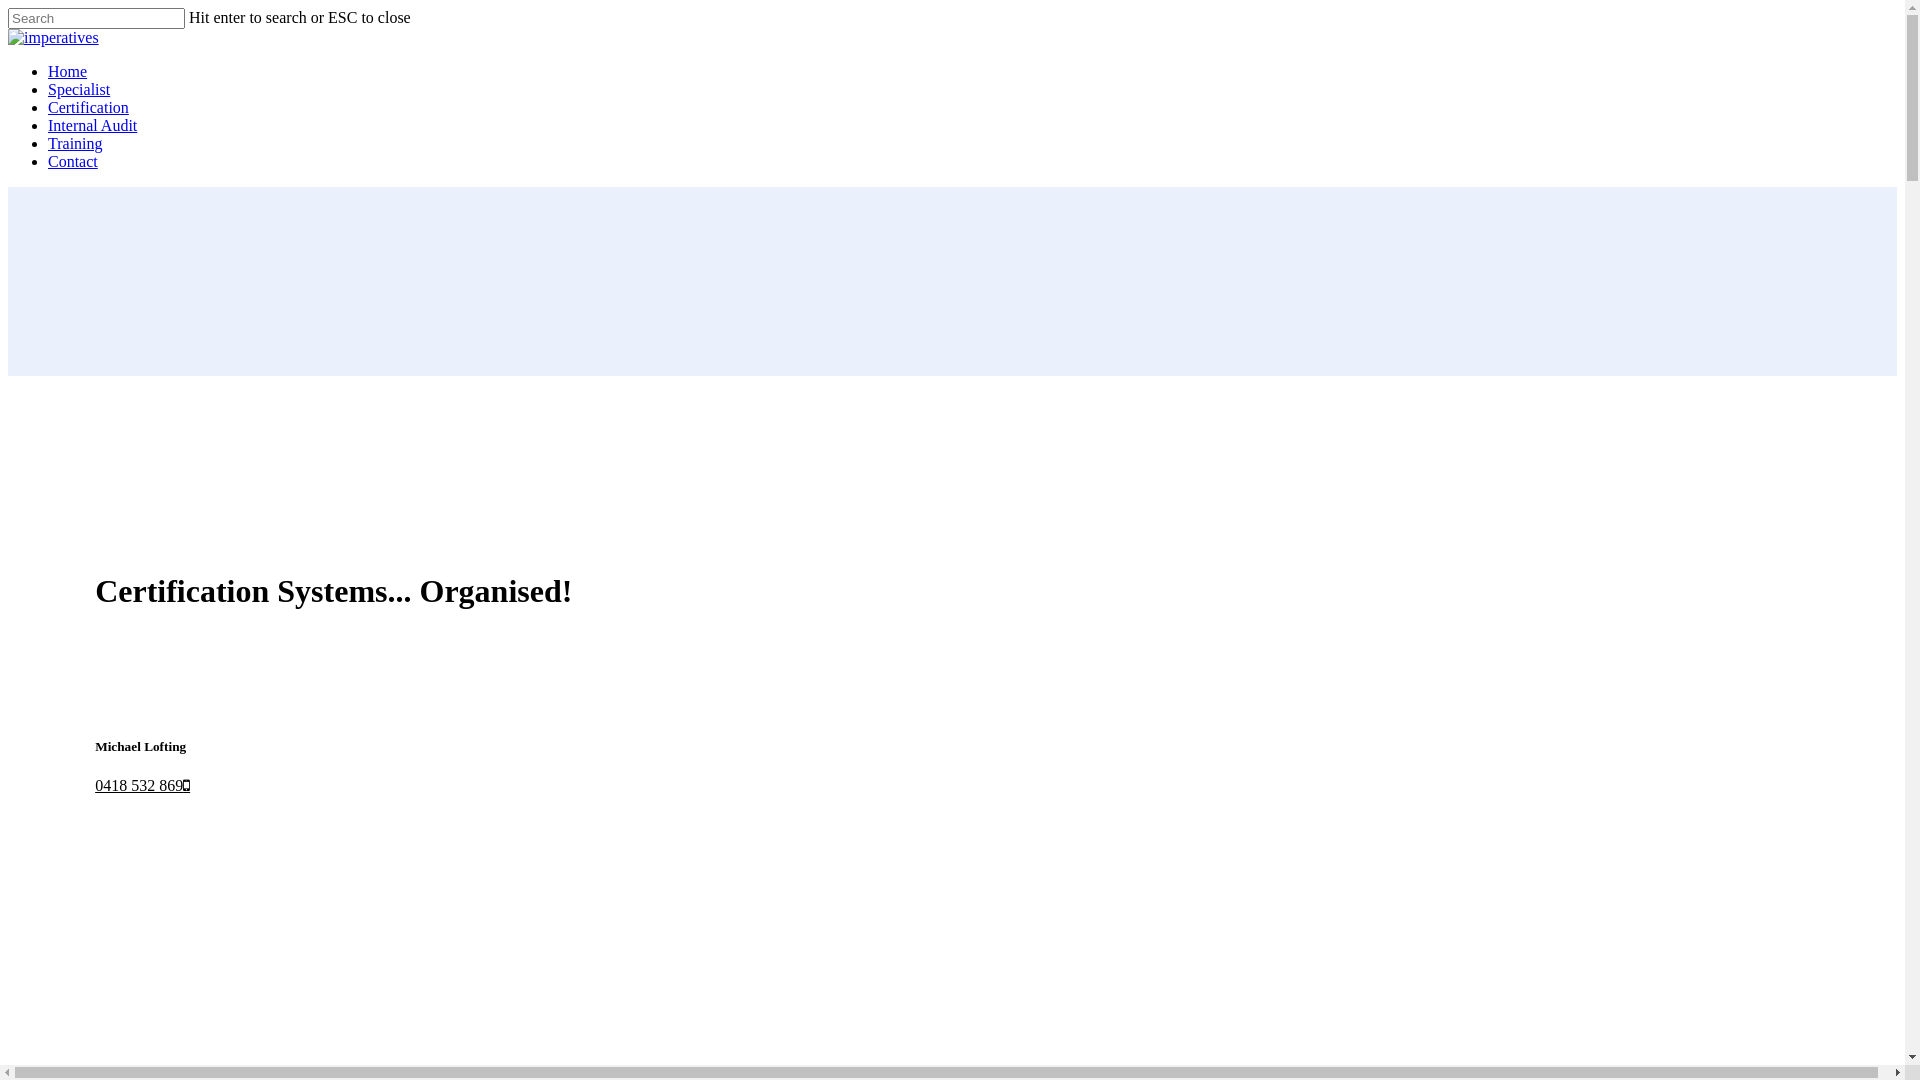  What do you see at coordinates (78, 88) in the screenshot?
I see `'Specialist'` at bounding box center [78, 88].